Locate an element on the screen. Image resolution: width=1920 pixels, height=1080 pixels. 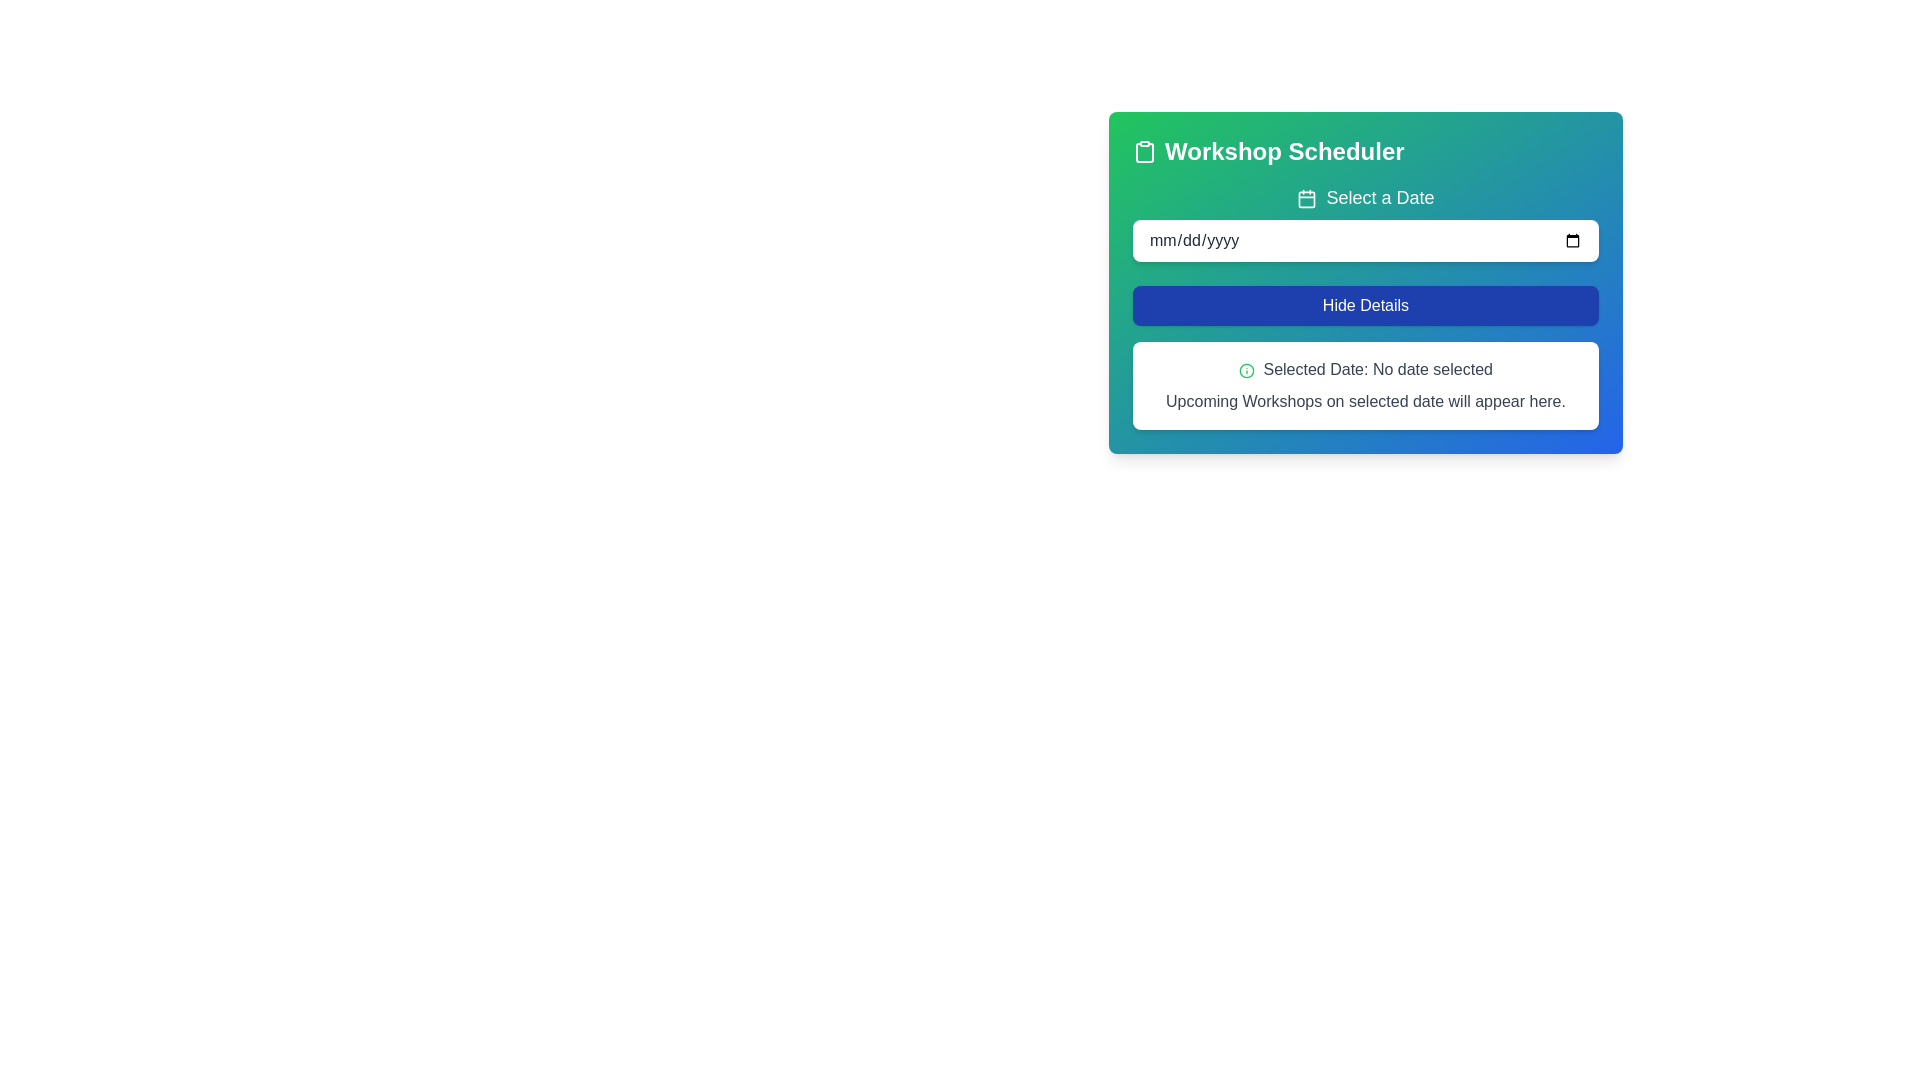
the informational text block indicating where details about upcoming workshops will appear, located below the 'Selected Date: No date selected' line is located at coordinates (1365, 401).